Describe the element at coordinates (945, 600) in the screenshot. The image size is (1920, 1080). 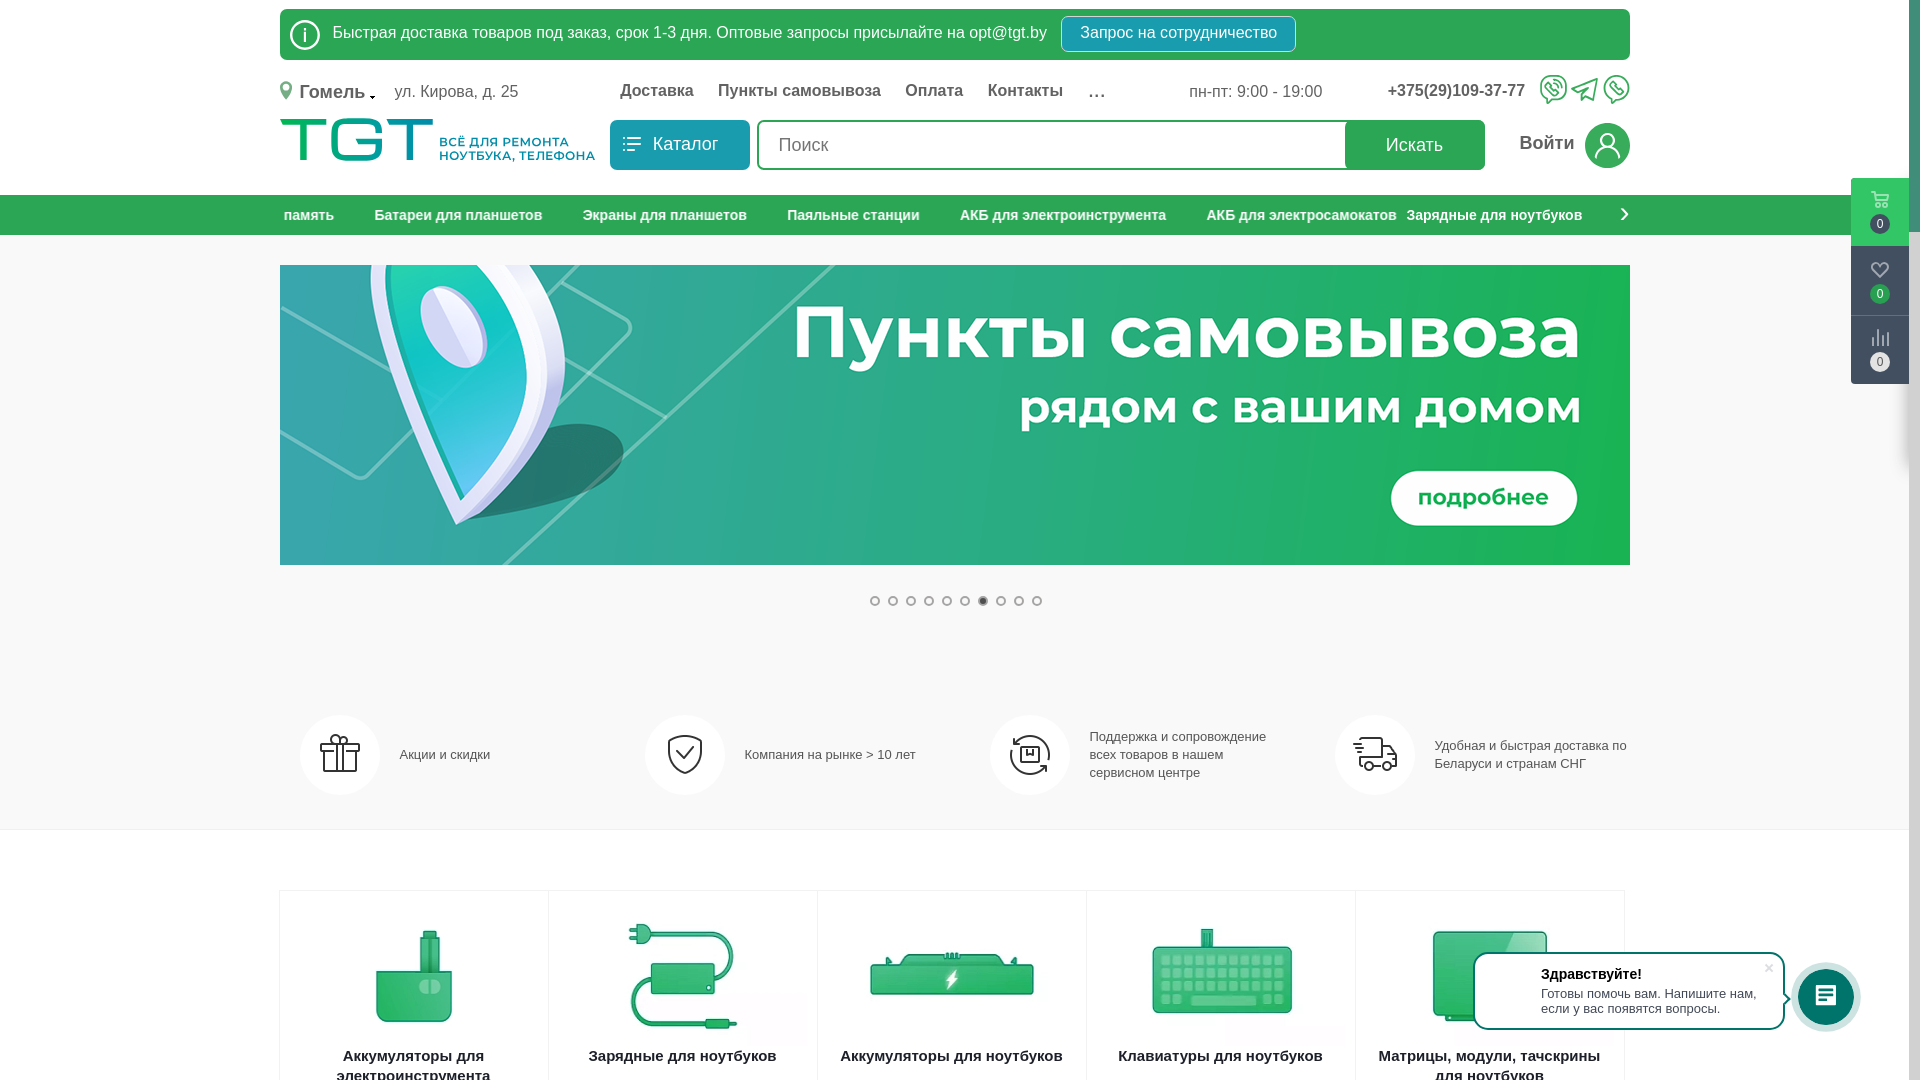
I see `'5'` at that location.